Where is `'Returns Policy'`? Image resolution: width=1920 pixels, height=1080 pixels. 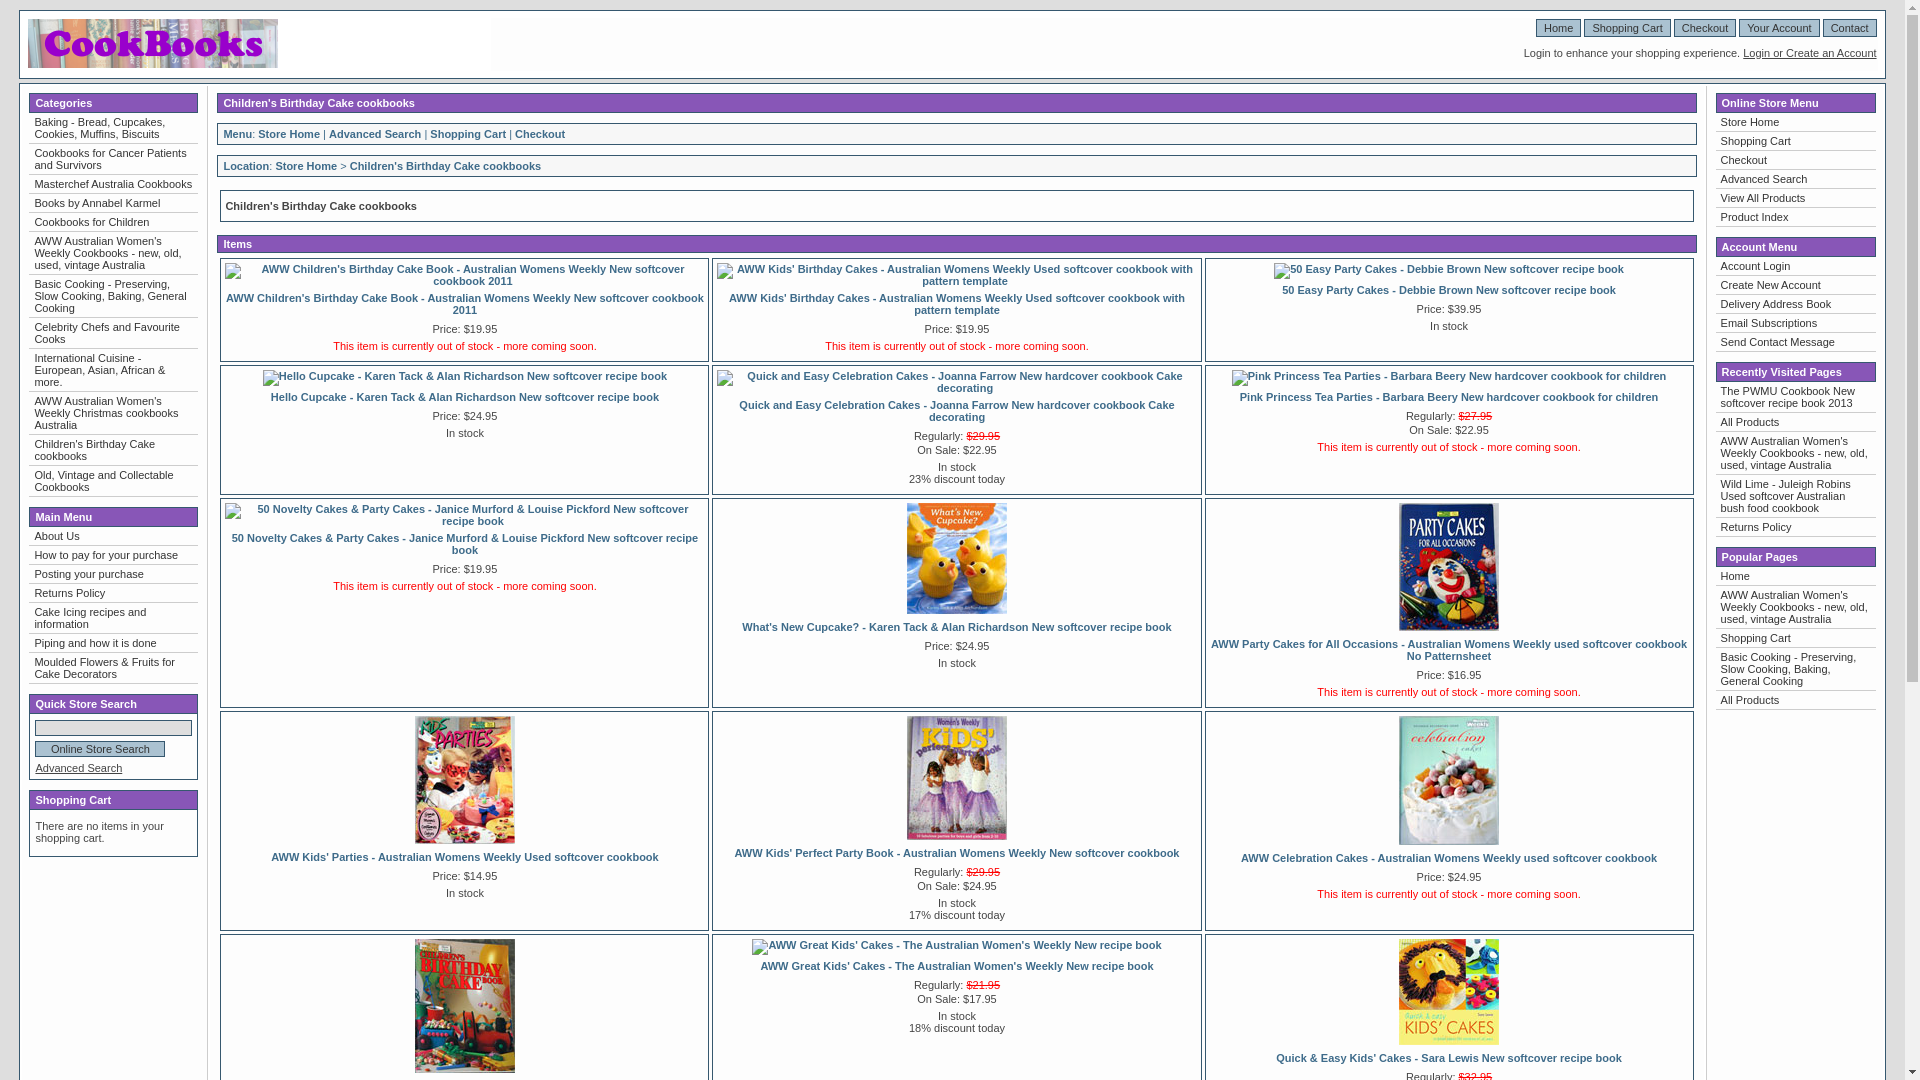 'Returns Policy' is located at coordinates (28, 592).